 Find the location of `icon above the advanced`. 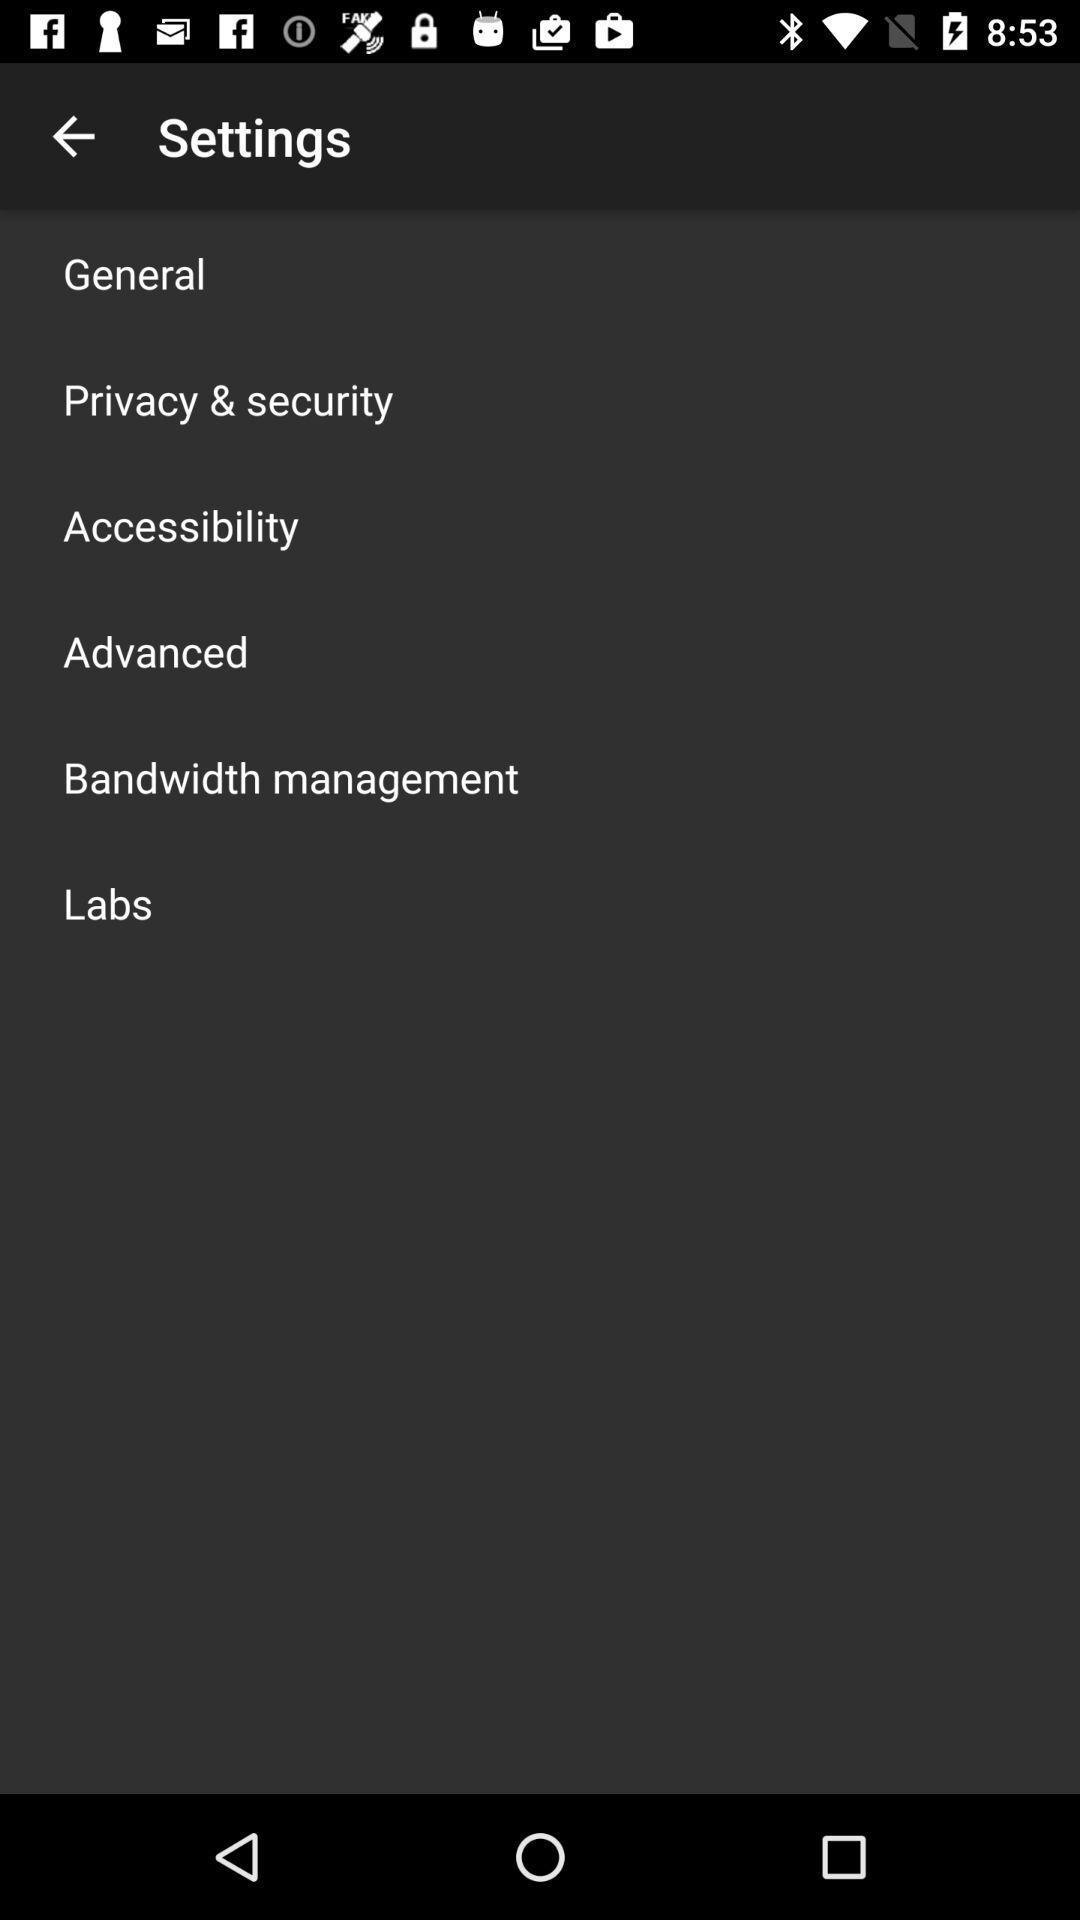

icon above the advanced is located at coordinates (181, 524).